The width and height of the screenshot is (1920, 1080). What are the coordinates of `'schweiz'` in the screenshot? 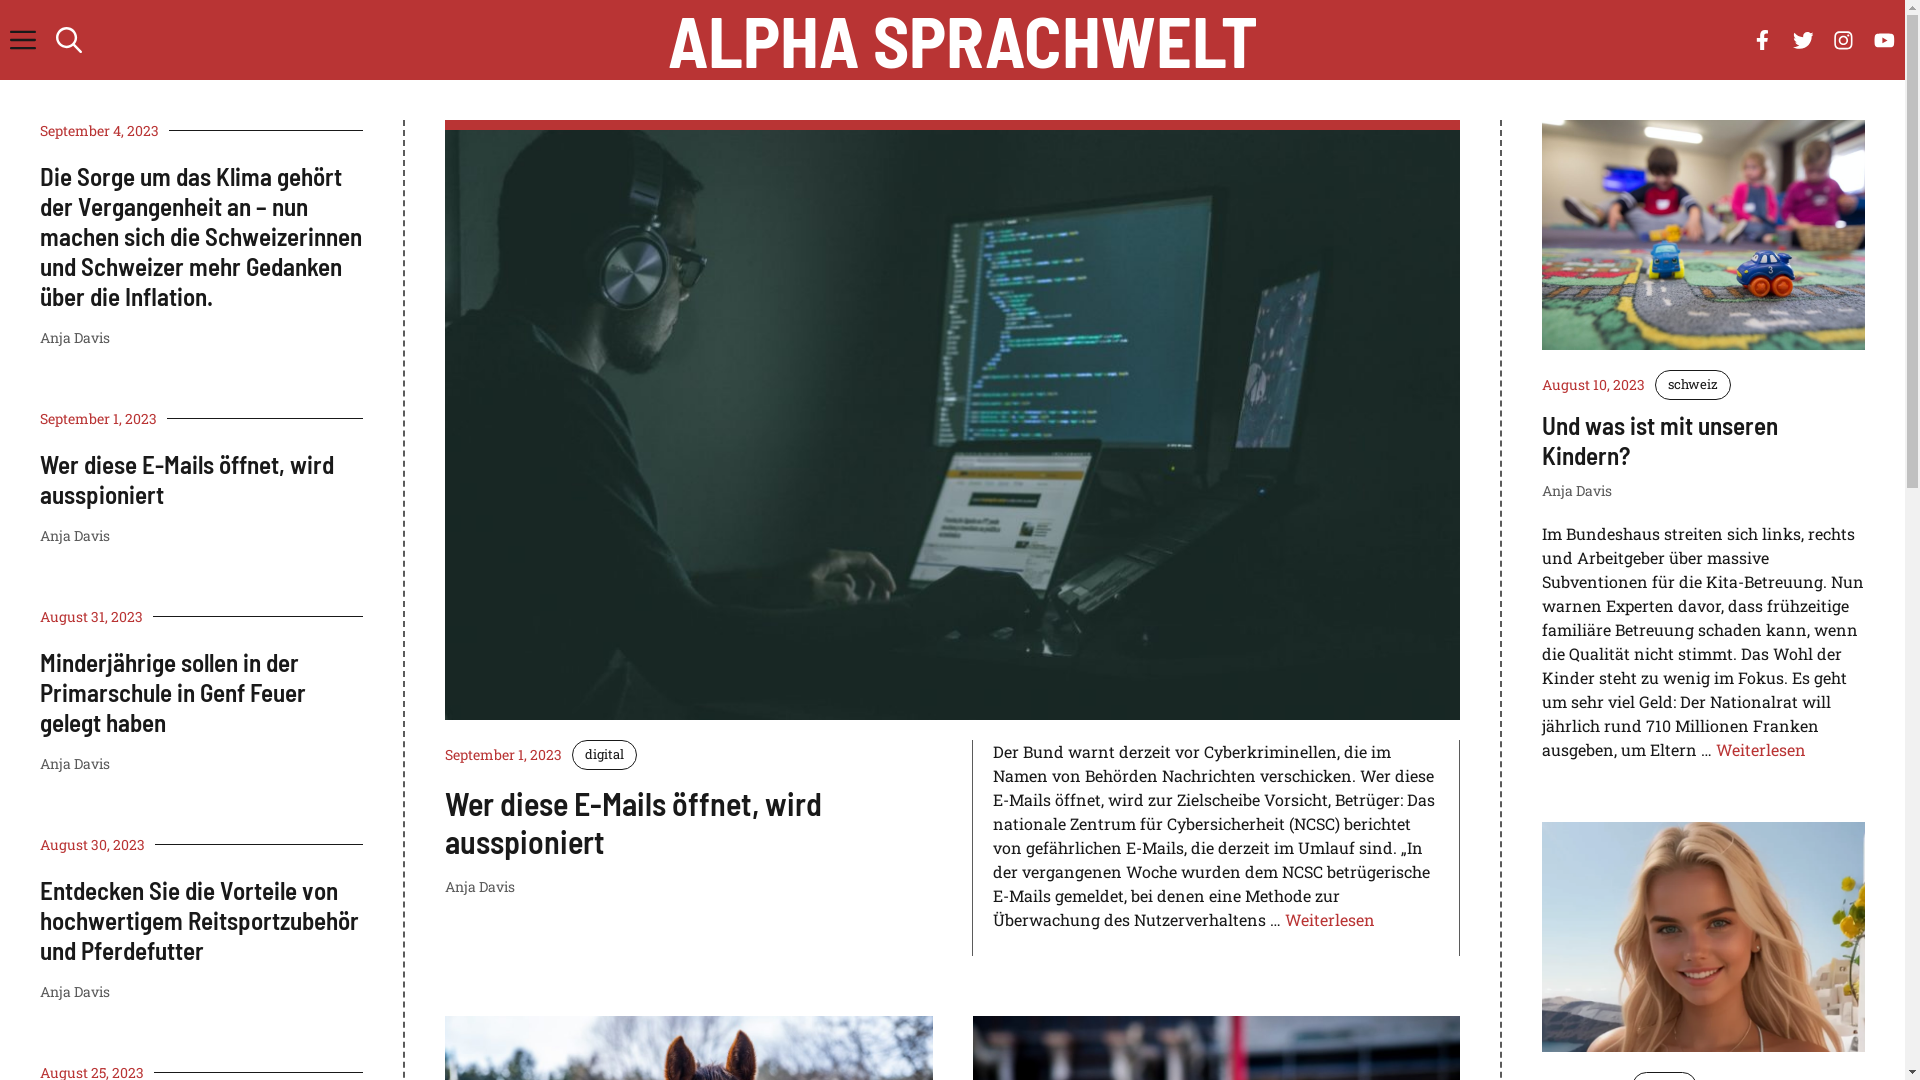 It's located at (1692, 385).